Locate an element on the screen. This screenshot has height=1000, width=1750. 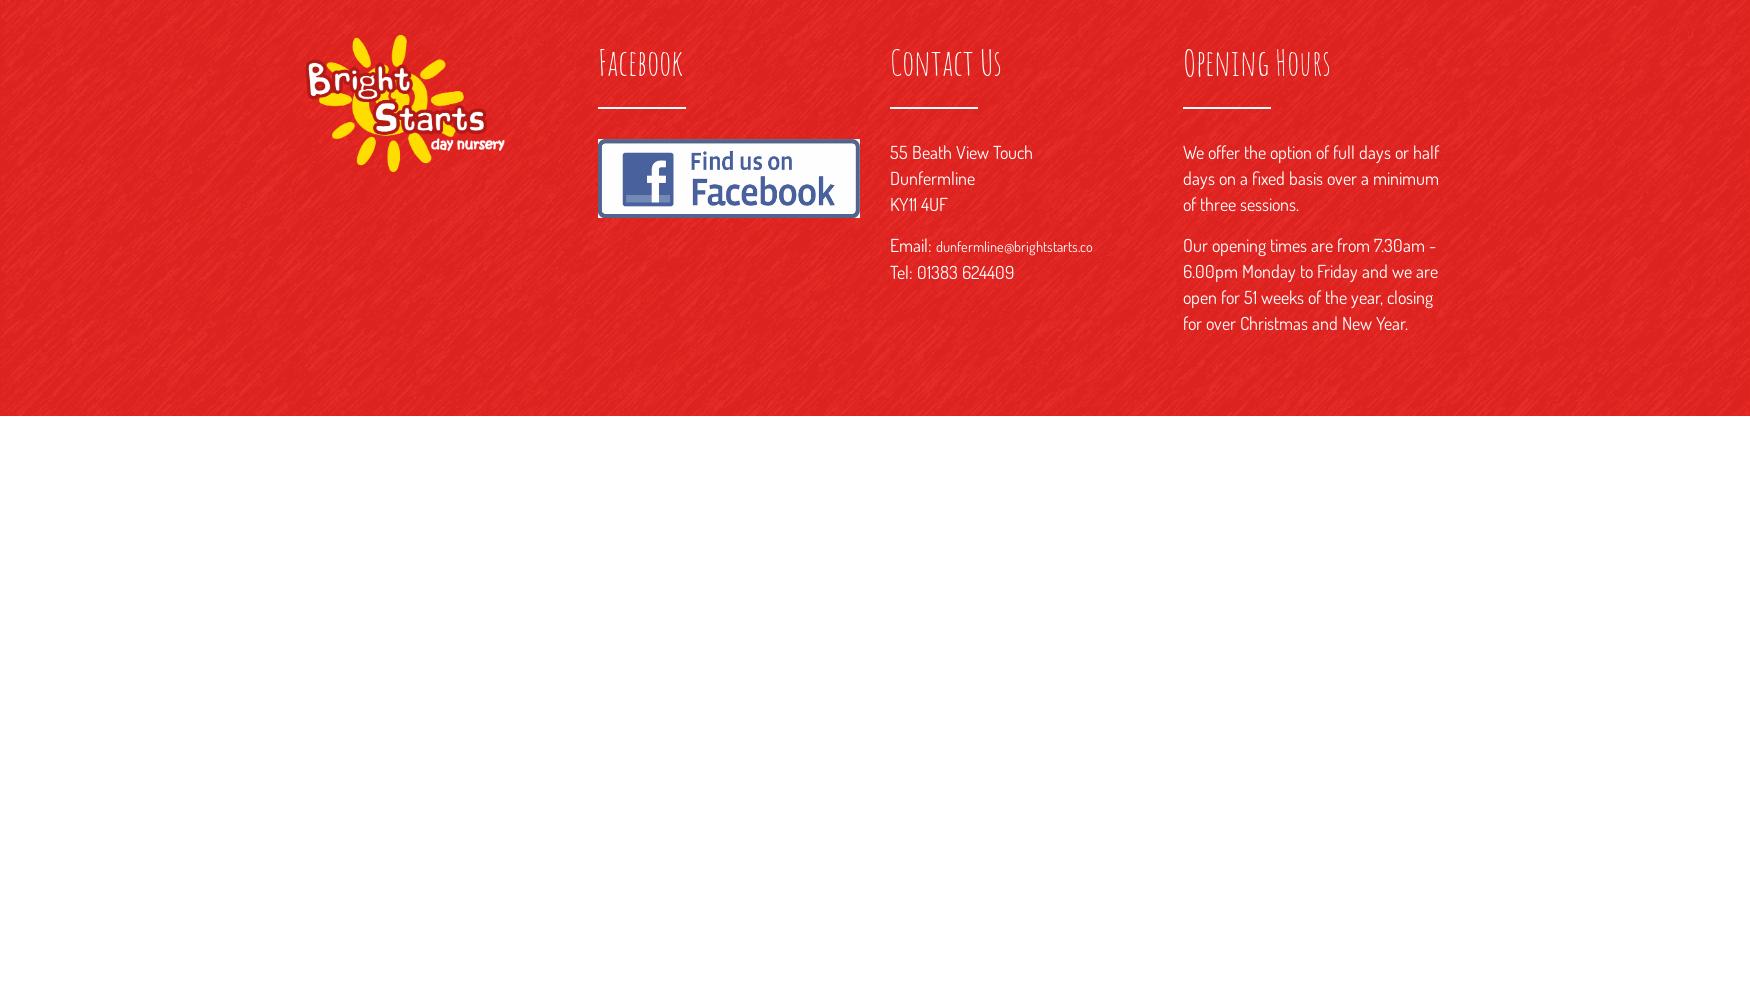
'We offer the option of full days or half days on a fixed basis over a minimum of three sessions.' is located at coordinates (1309, 178).